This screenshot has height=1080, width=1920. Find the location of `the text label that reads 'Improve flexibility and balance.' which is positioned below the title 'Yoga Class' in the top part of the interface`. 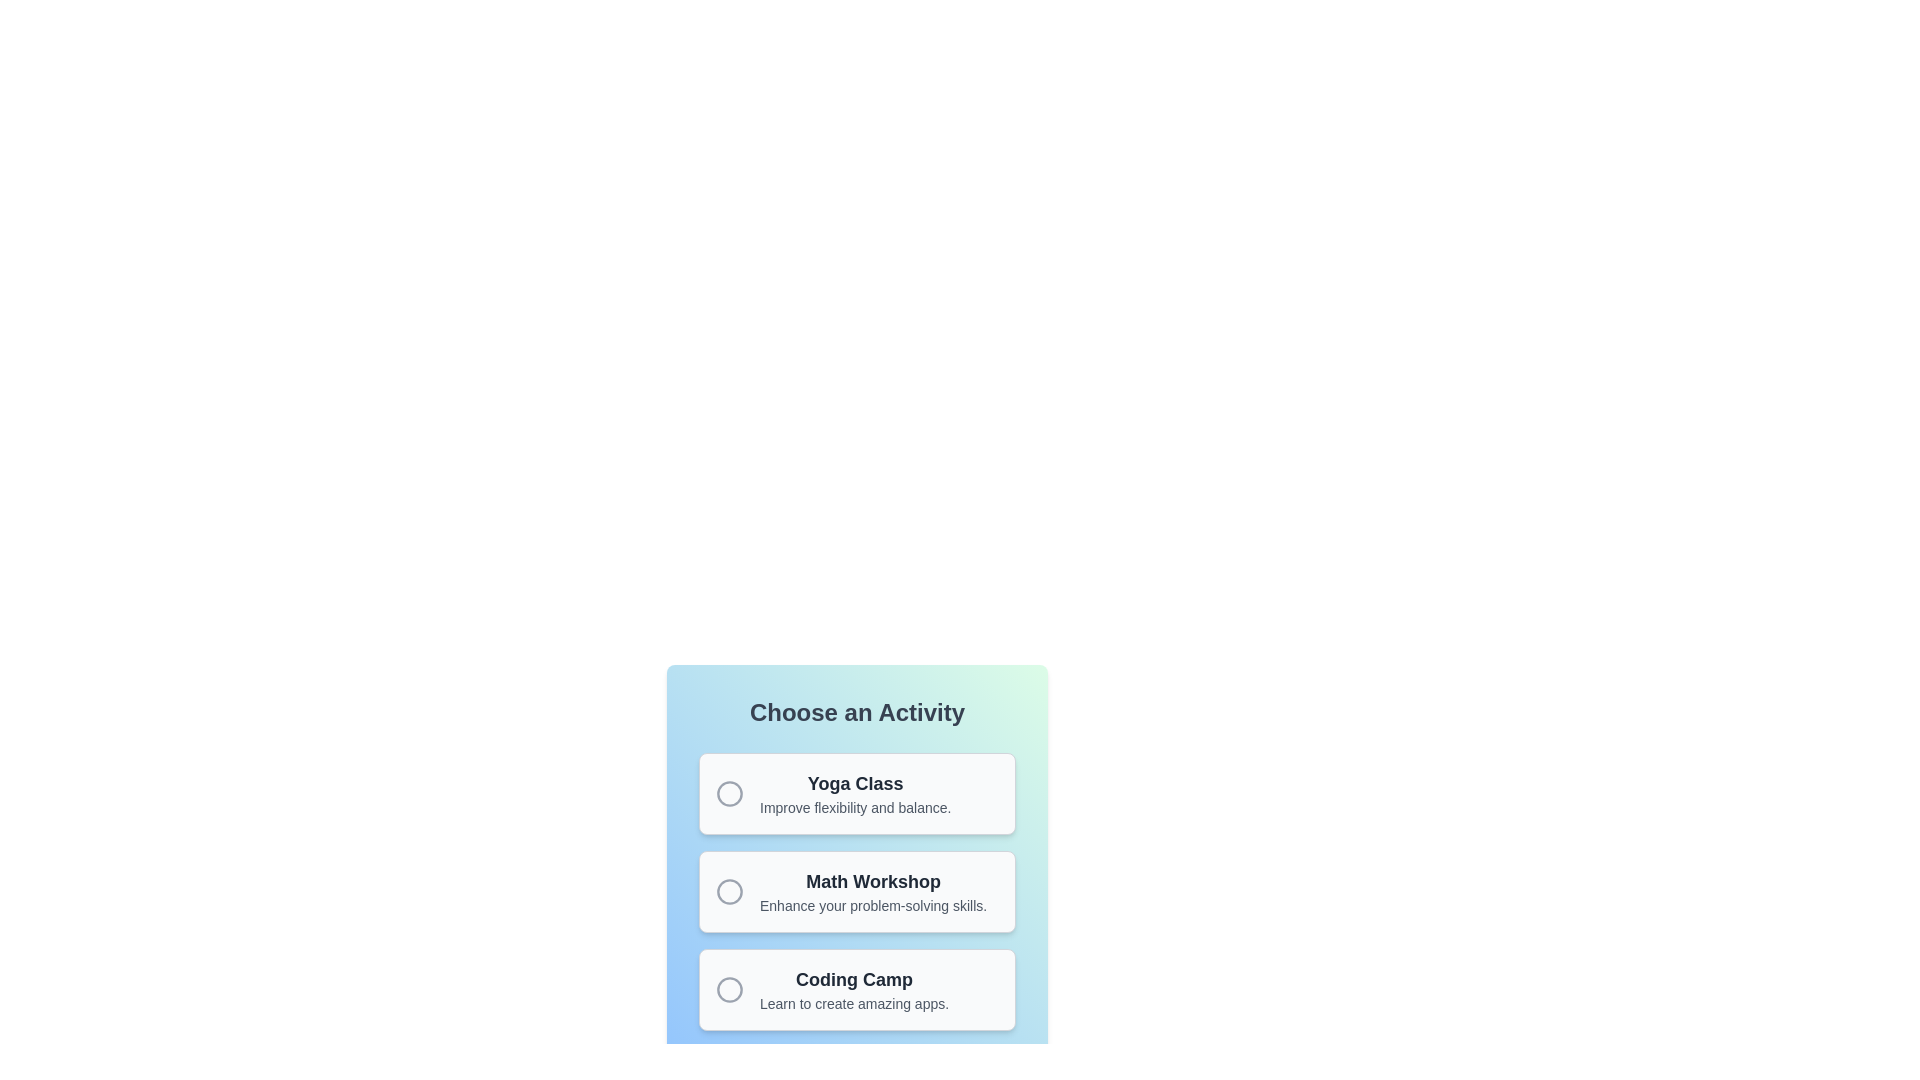

the text label that reads 'Improve flexibility and balance.' which is positioned below the title 'Yoga Class' in the top part of the interface is located at coordinates (855, 806).